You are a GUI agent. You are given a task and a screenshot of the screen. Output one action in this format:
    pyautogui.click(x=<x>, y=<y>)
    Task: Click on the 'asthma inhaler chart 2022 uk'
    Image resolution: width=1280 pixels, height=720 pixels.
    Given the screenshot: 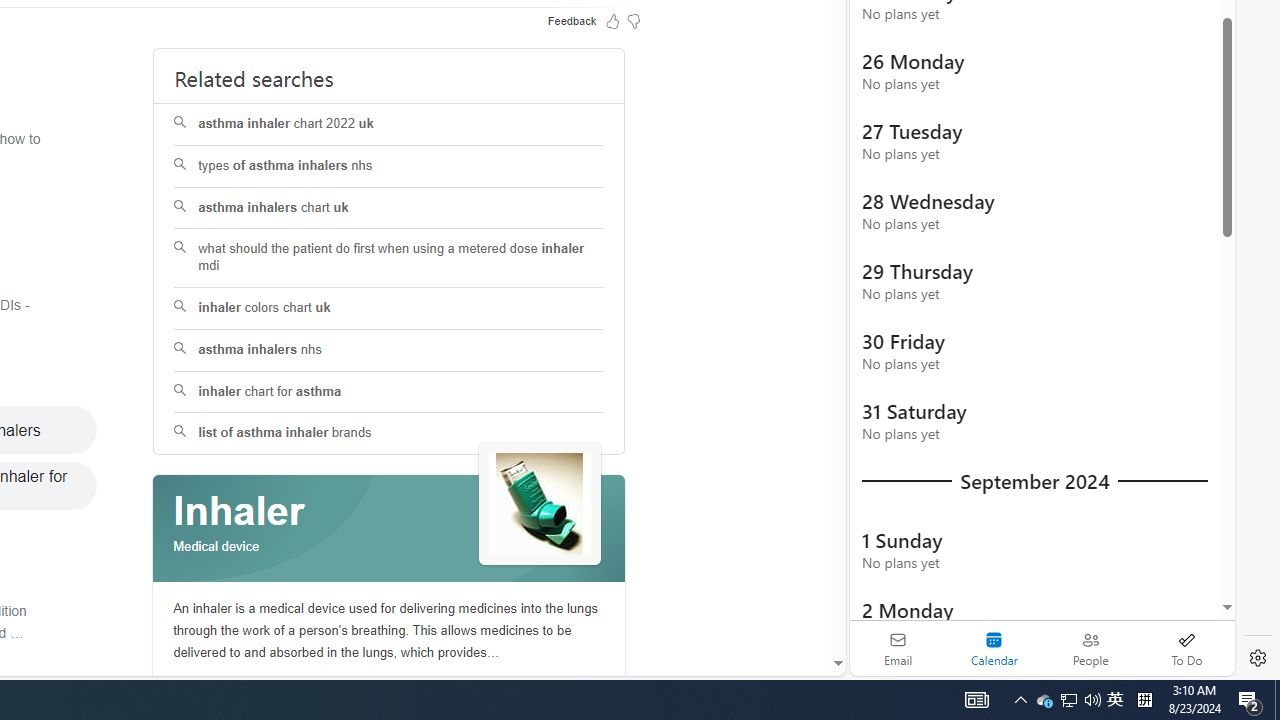 What is the action you would take?
    pyautogui.click(x=389, y=124)
    